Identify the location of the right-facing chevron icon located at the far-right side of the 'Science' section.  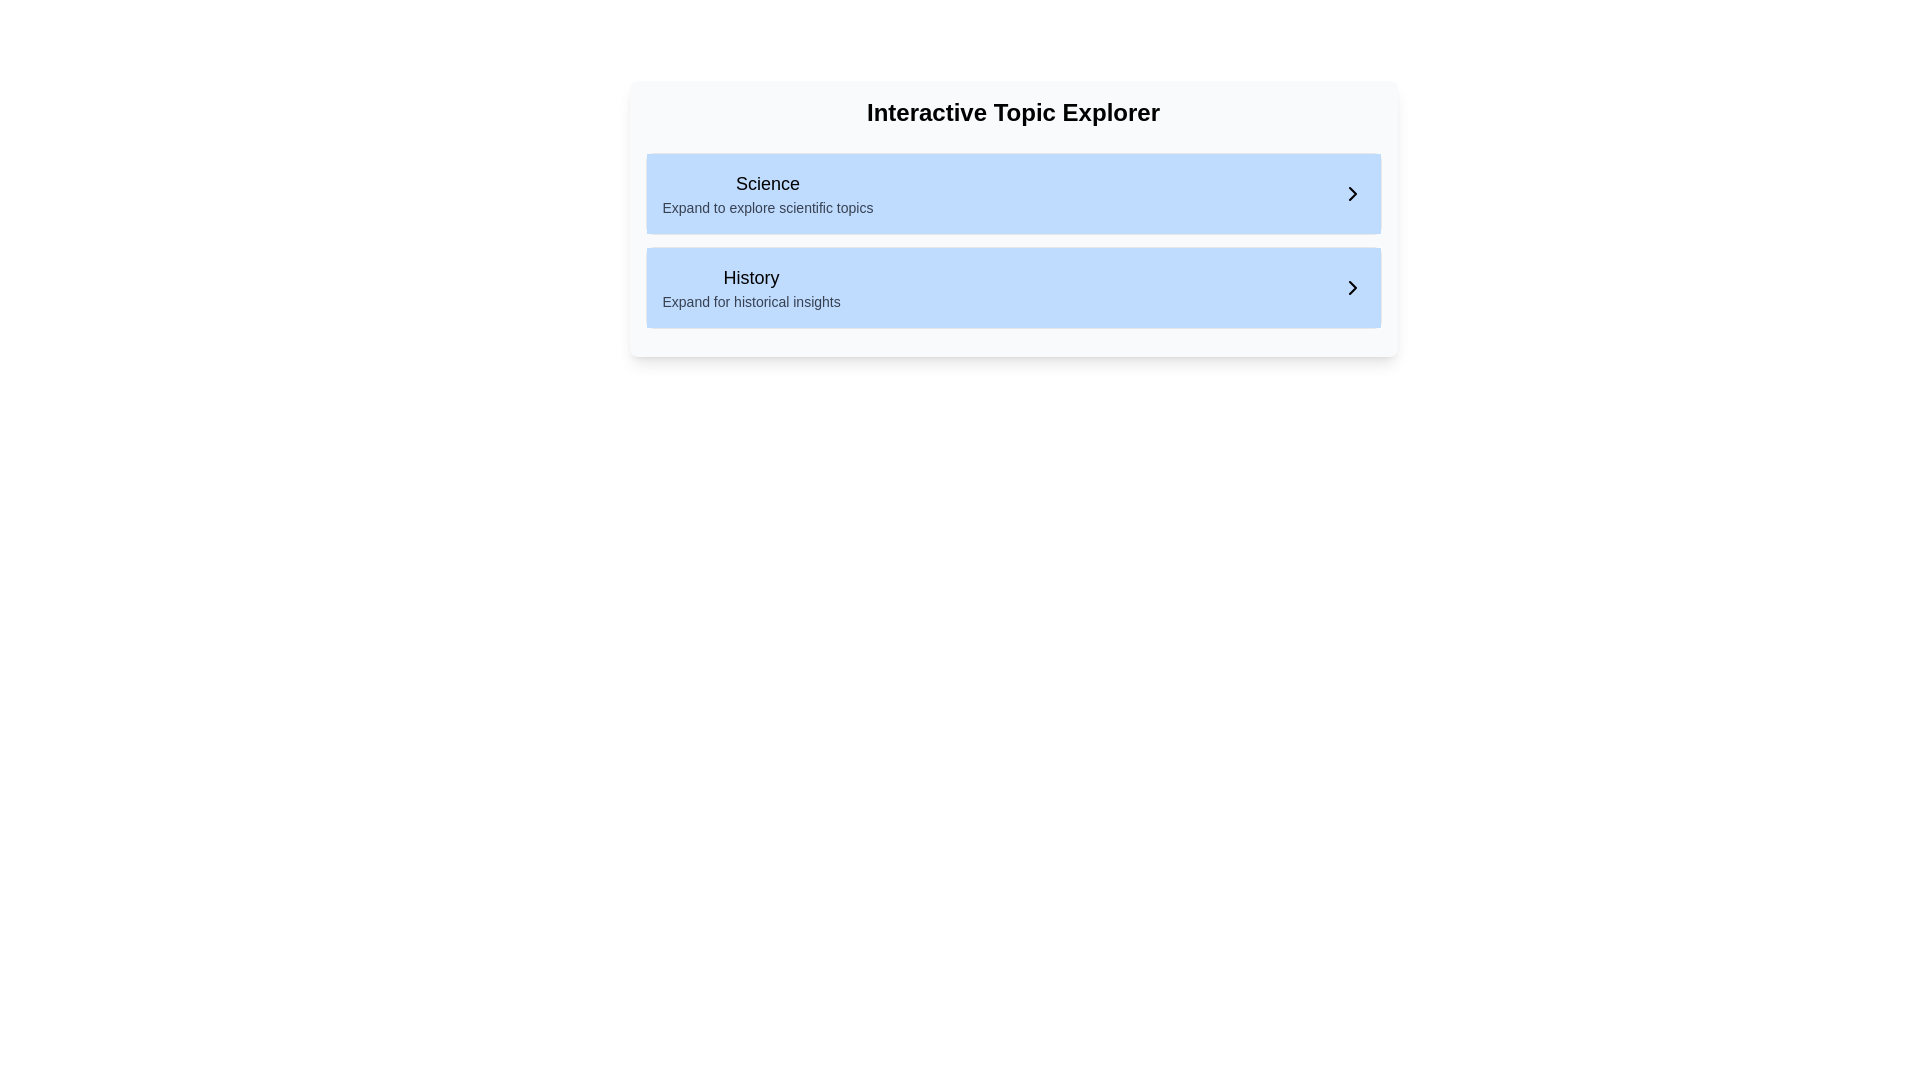
(1352, 193).